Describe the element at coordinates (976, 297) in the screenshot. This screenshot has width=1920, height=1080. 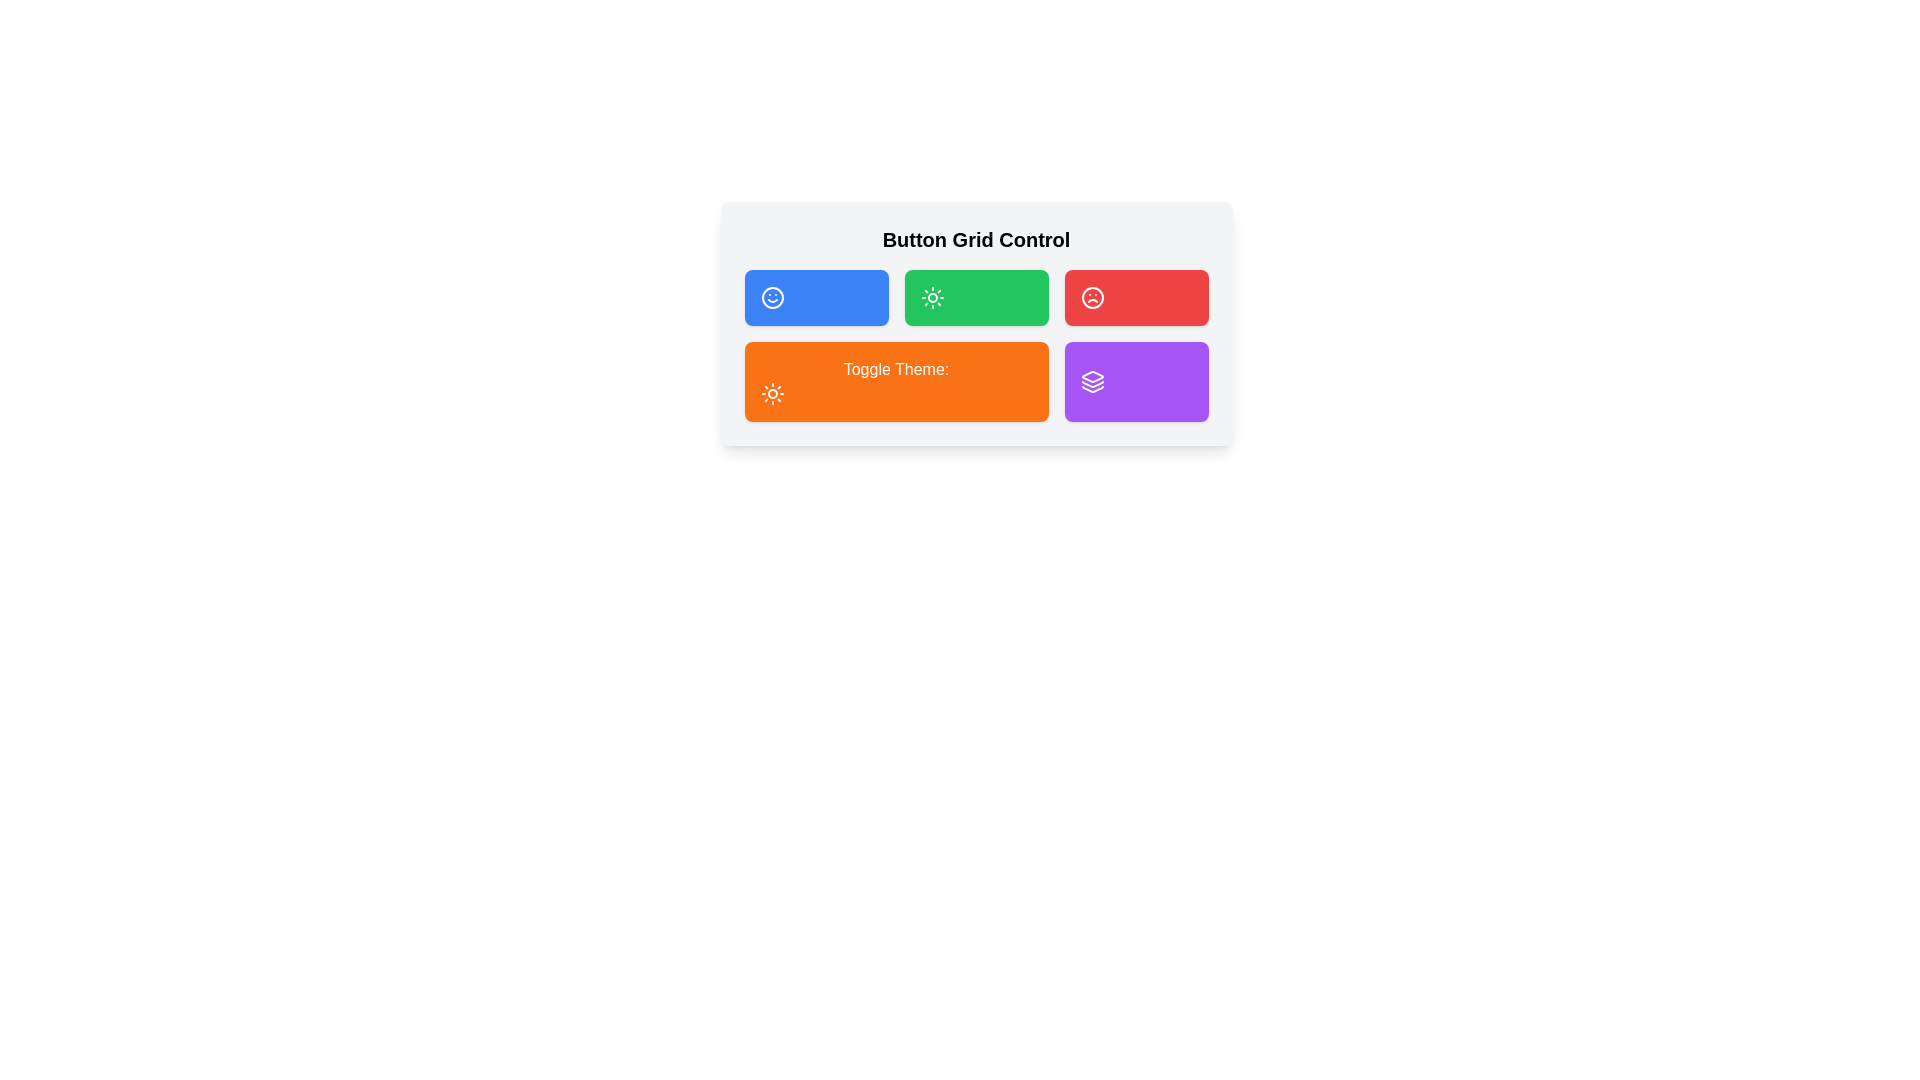
I see `the second button in the top row of the 'Button Grid Control'` at that location.